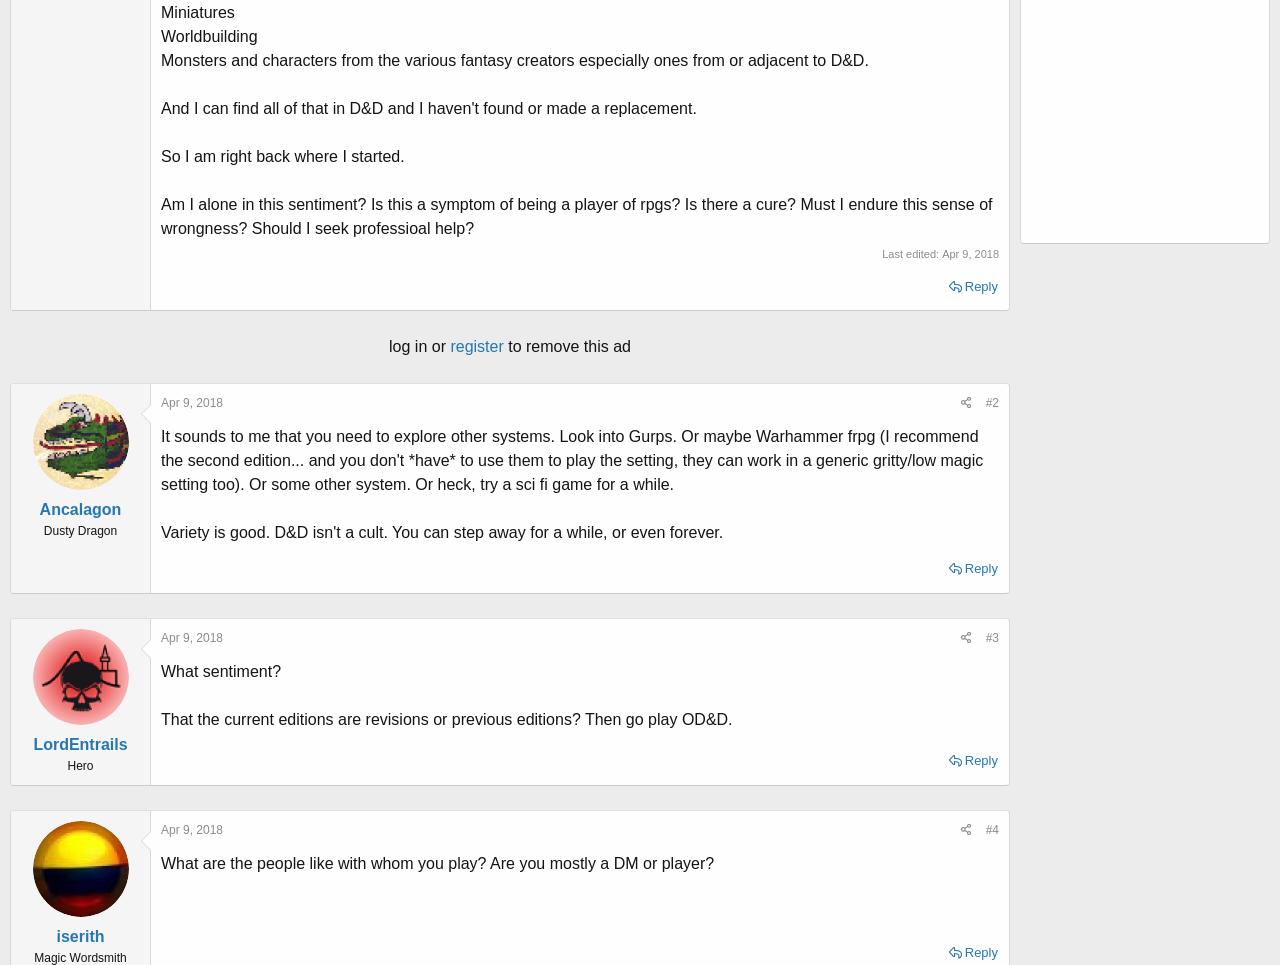 Image resolution: width=1280 pixels, height=965 pixels. I want to click on 'log in or', so click(418, 346).